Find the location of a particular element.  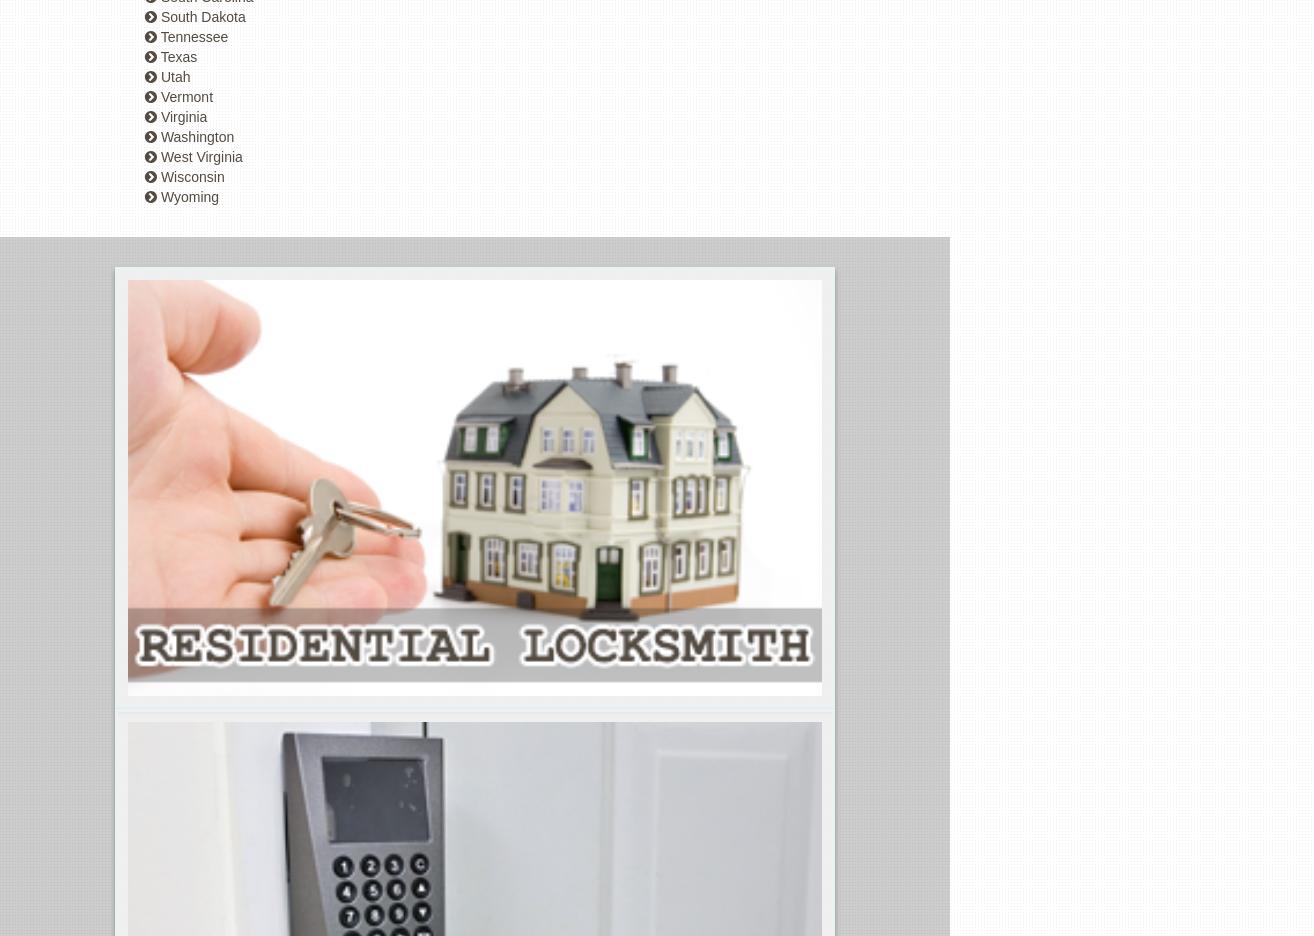

'Texas' is located at coordinates (176, 57).